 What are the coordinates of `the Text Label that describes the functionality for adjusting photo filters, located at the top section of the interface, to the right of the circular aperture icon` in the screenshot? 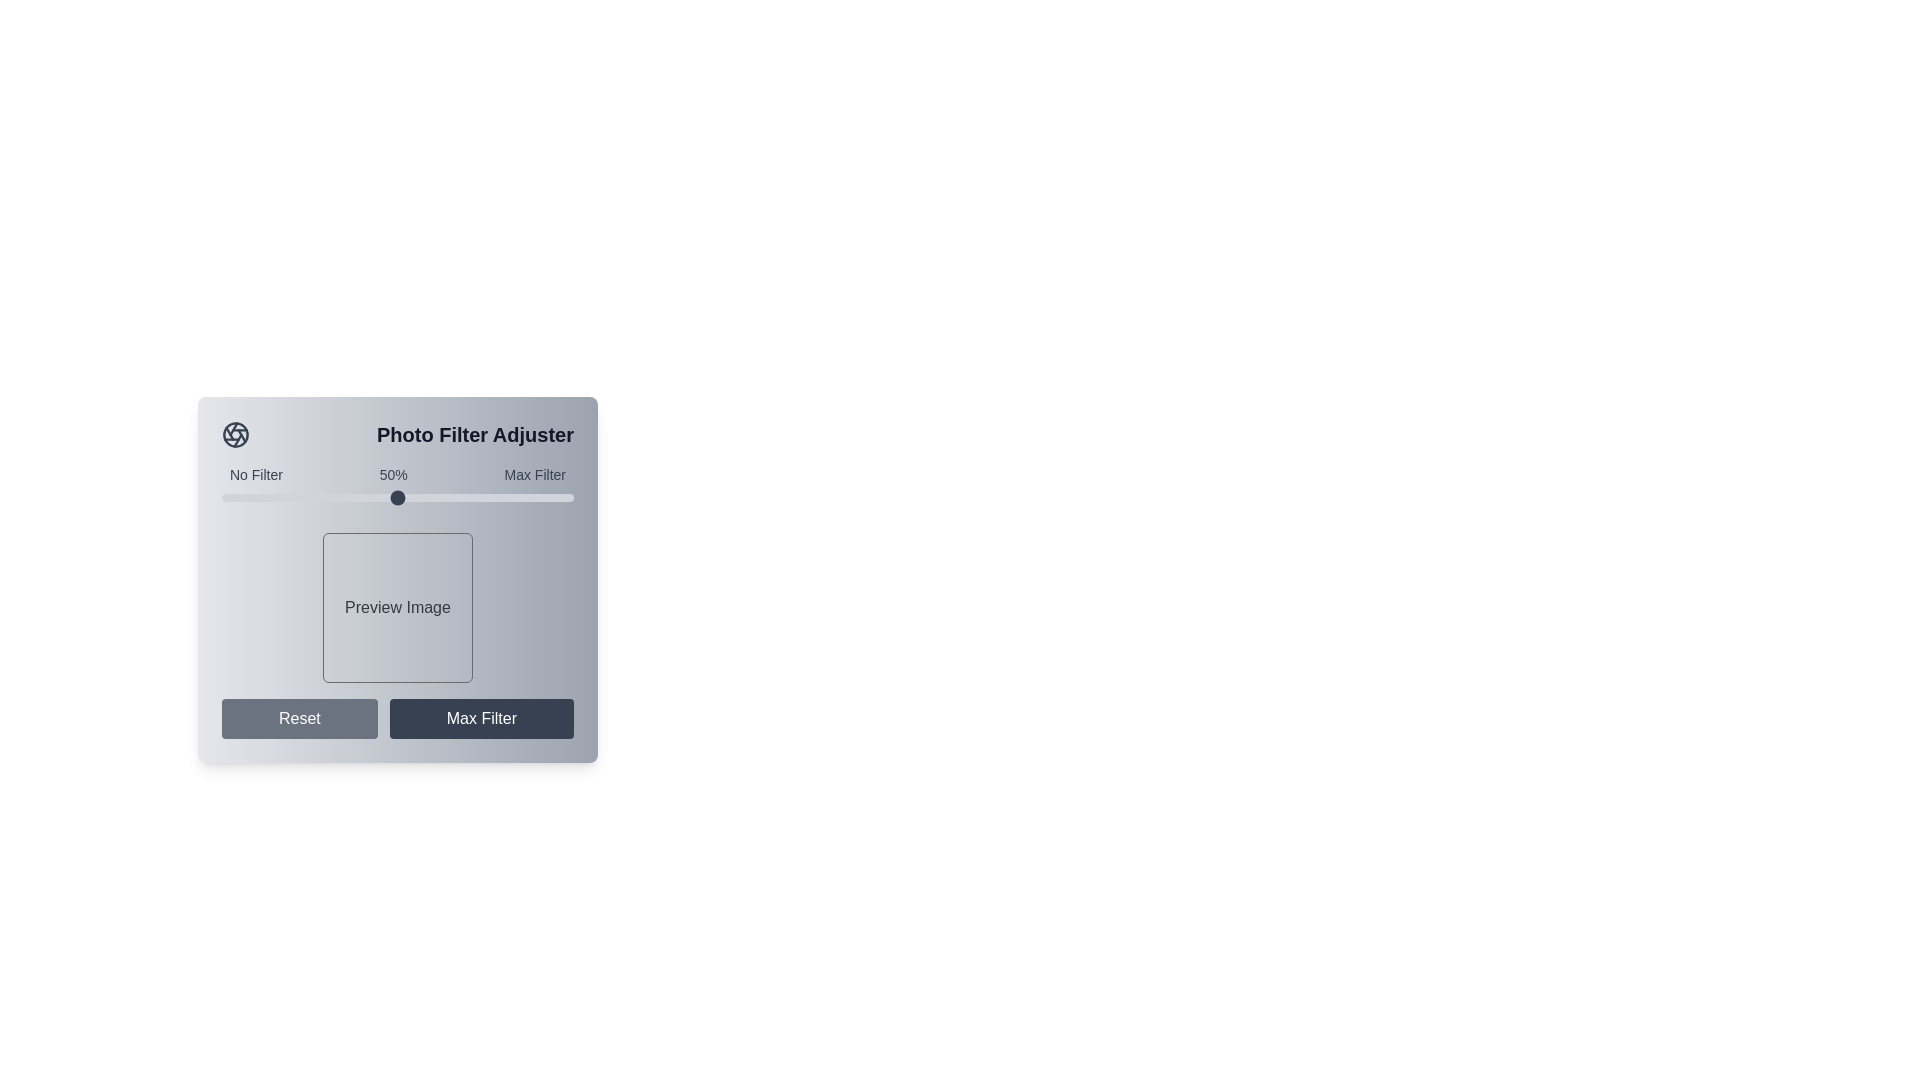 It's located at (474, 434).